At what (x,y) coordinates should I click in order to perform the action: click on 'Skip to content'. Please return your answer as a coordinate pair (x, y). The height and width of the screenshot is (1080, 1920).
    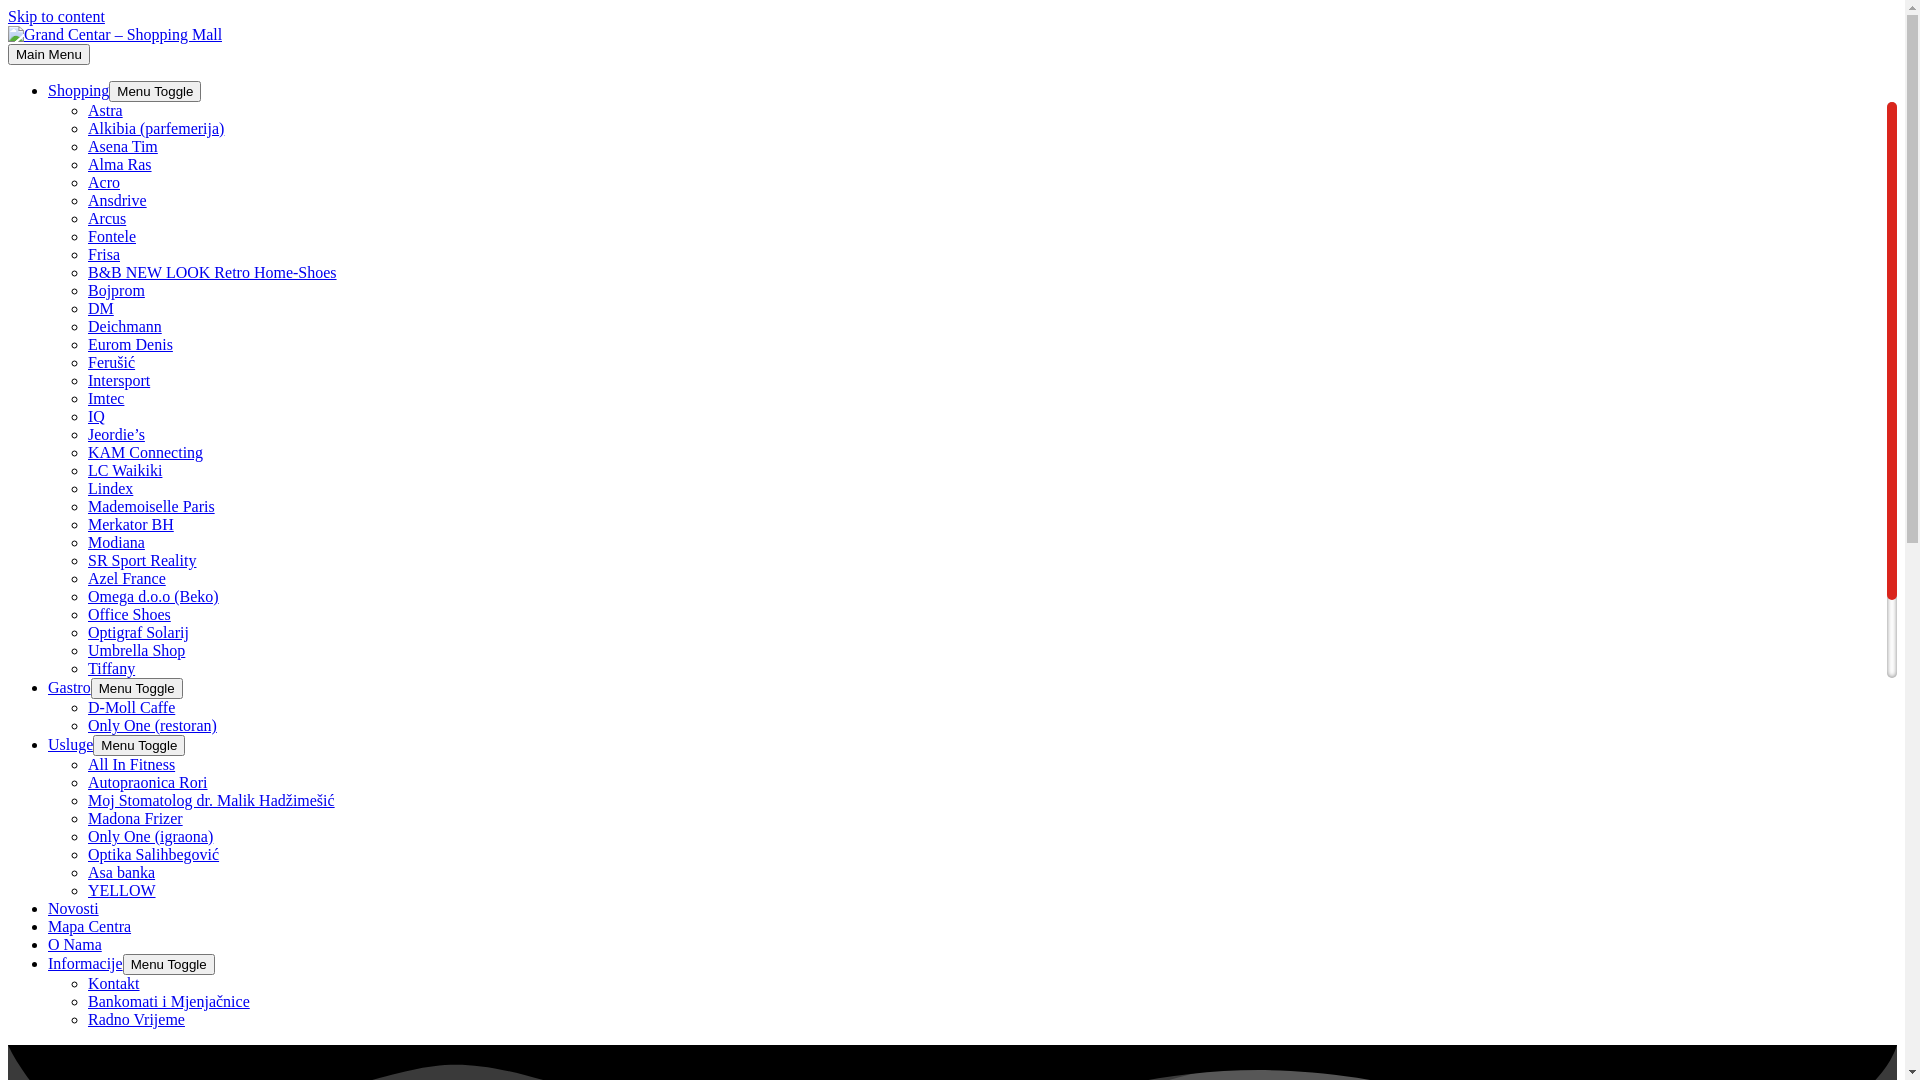
    Looking at the image, I should click on (56, 16).